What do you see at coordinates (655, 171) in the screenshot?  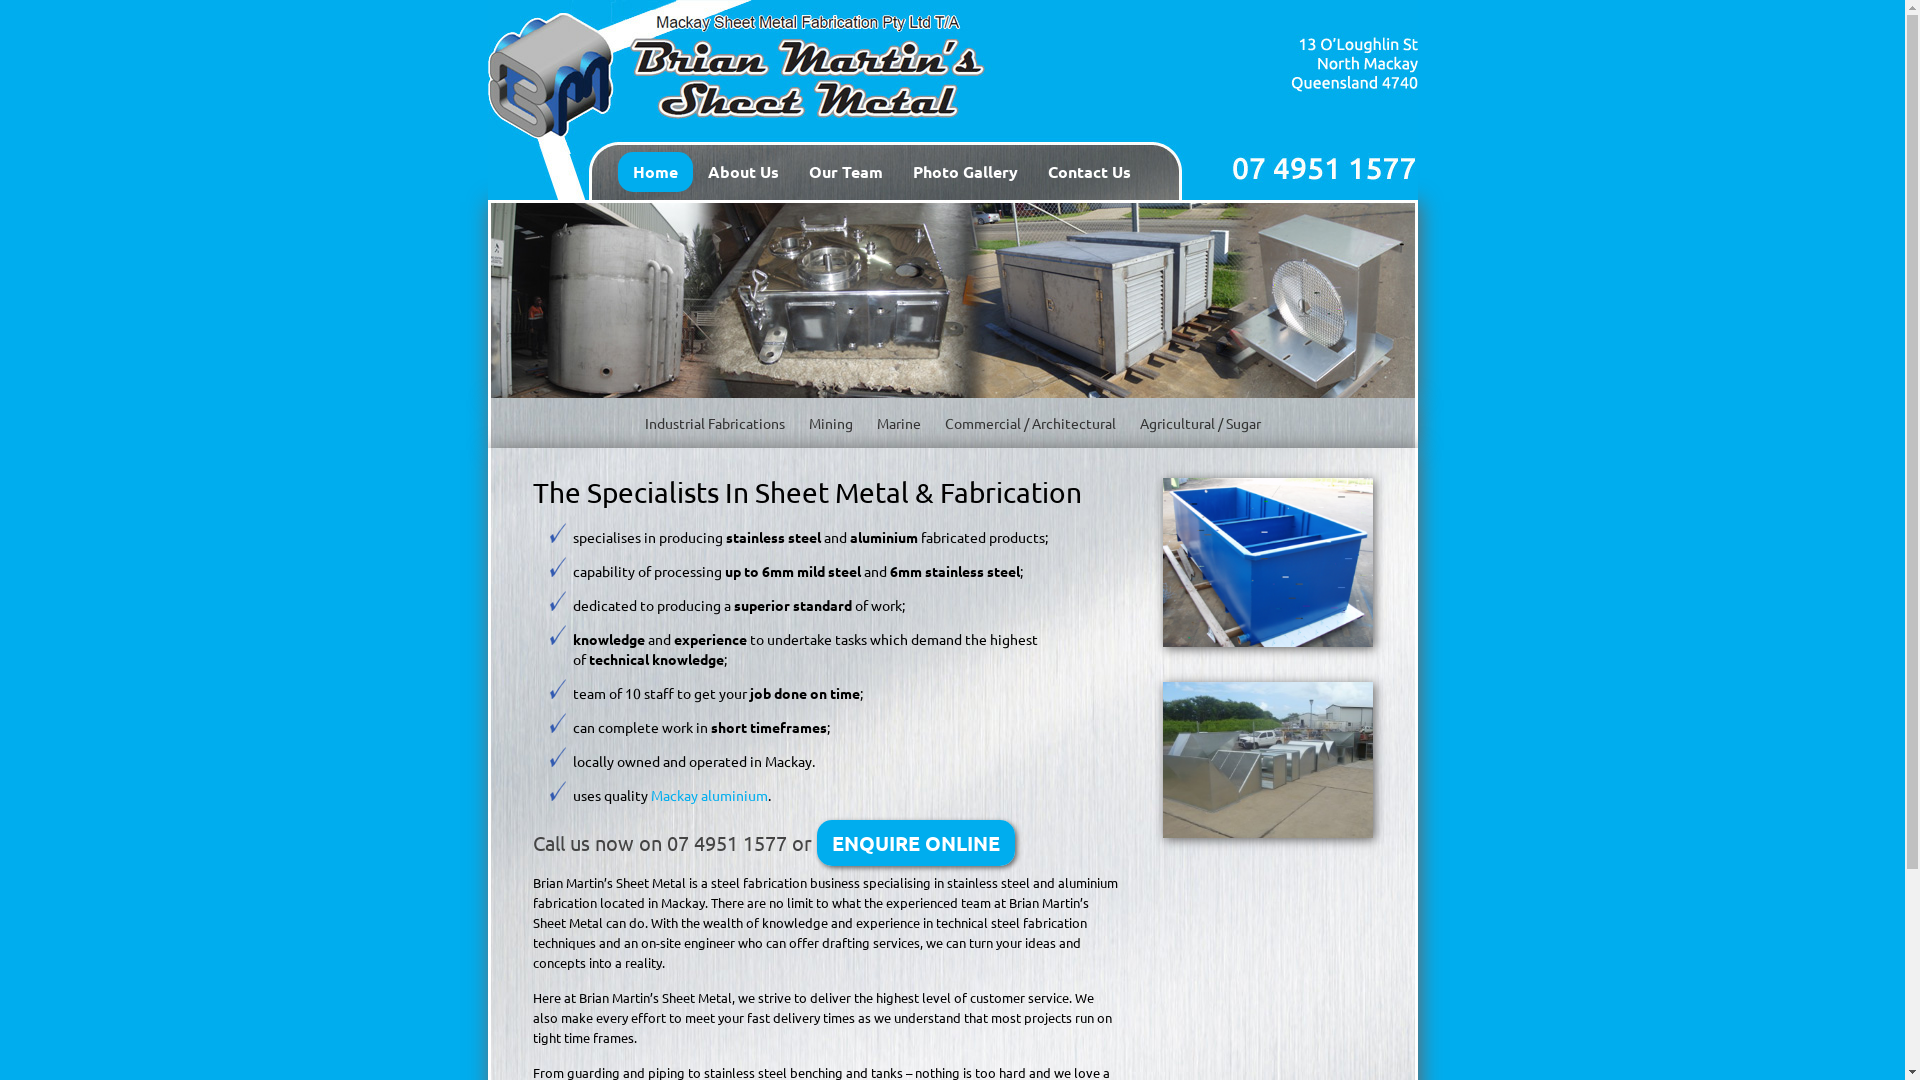 I see `'Home'` at bounding box center [655, 171].